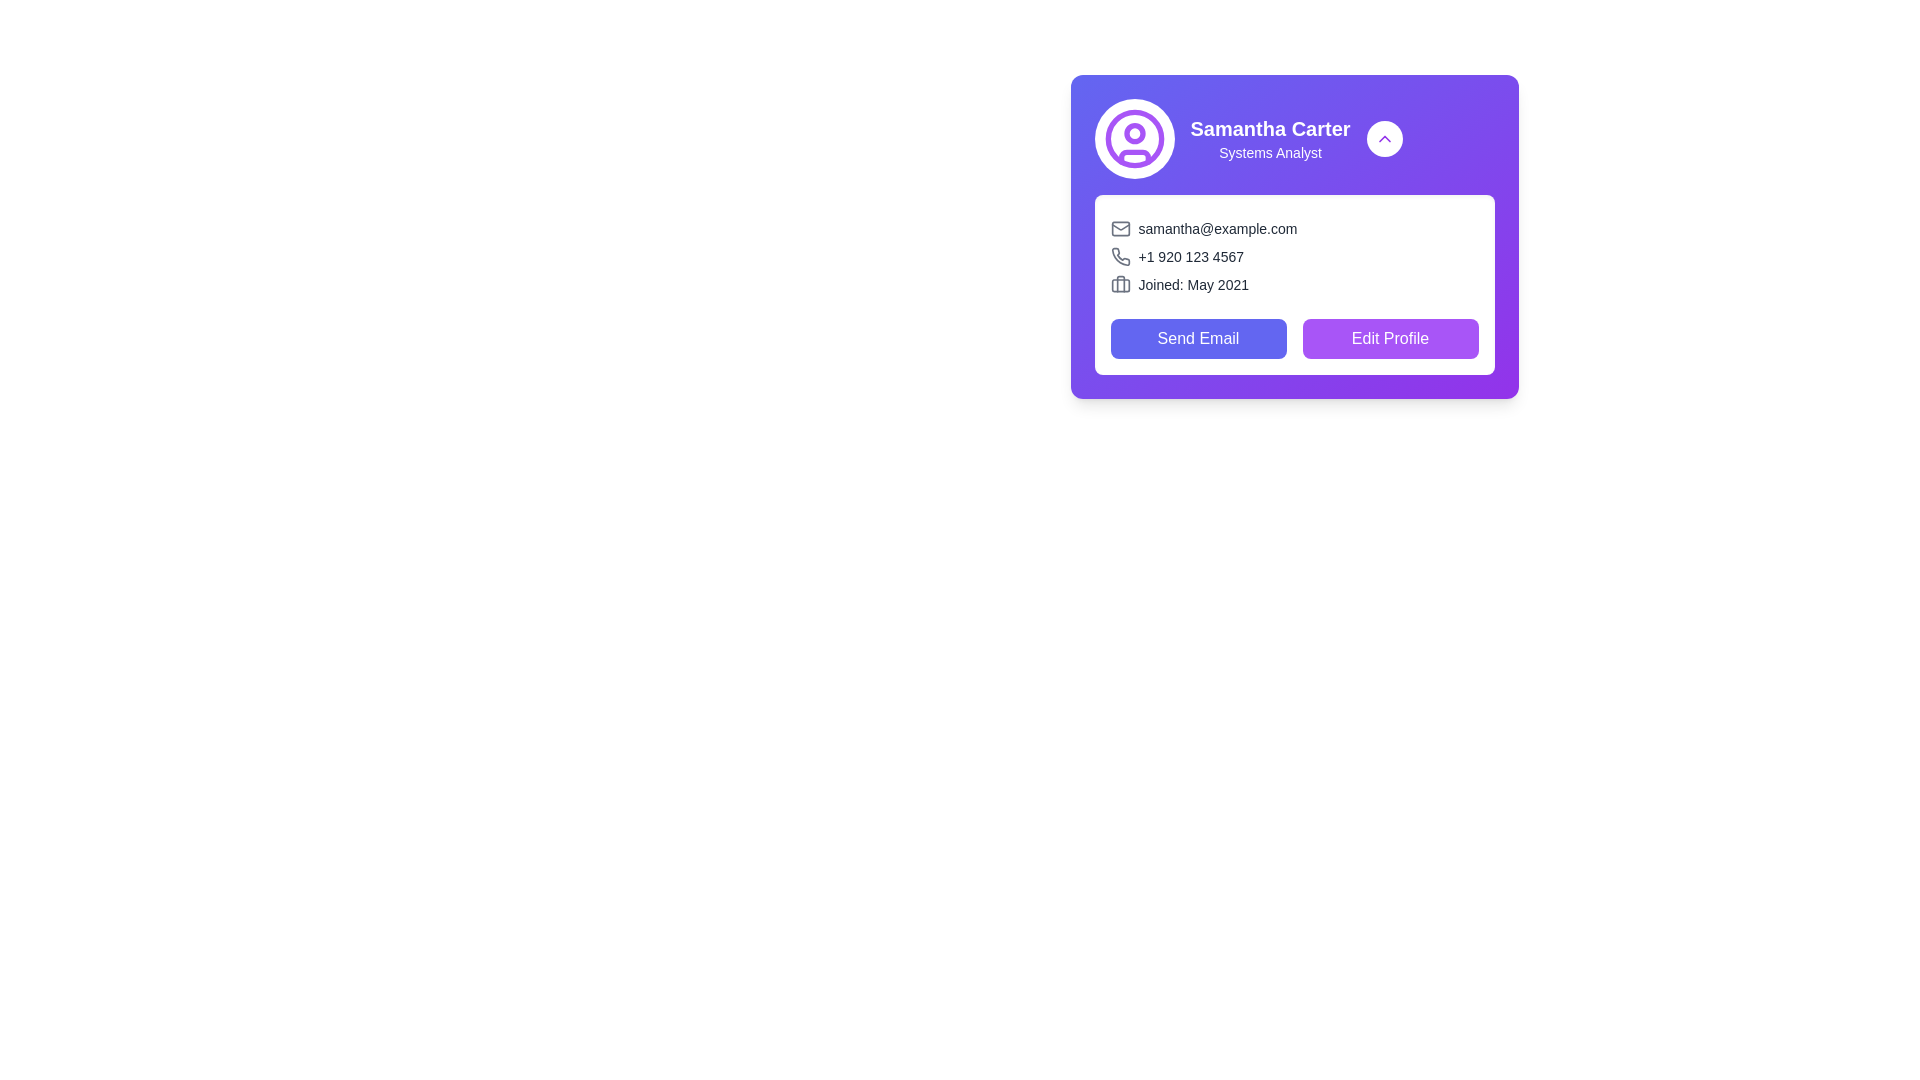 Image resolution: width=1920 pixels, height=1080 pixels. What do you see at coordinates (1120, 285) in the screenshot?
I see `the icon located to the left of the 'Joined: May 2021' text, which indicates the user's joining date` at bounding box center [1120, 285].